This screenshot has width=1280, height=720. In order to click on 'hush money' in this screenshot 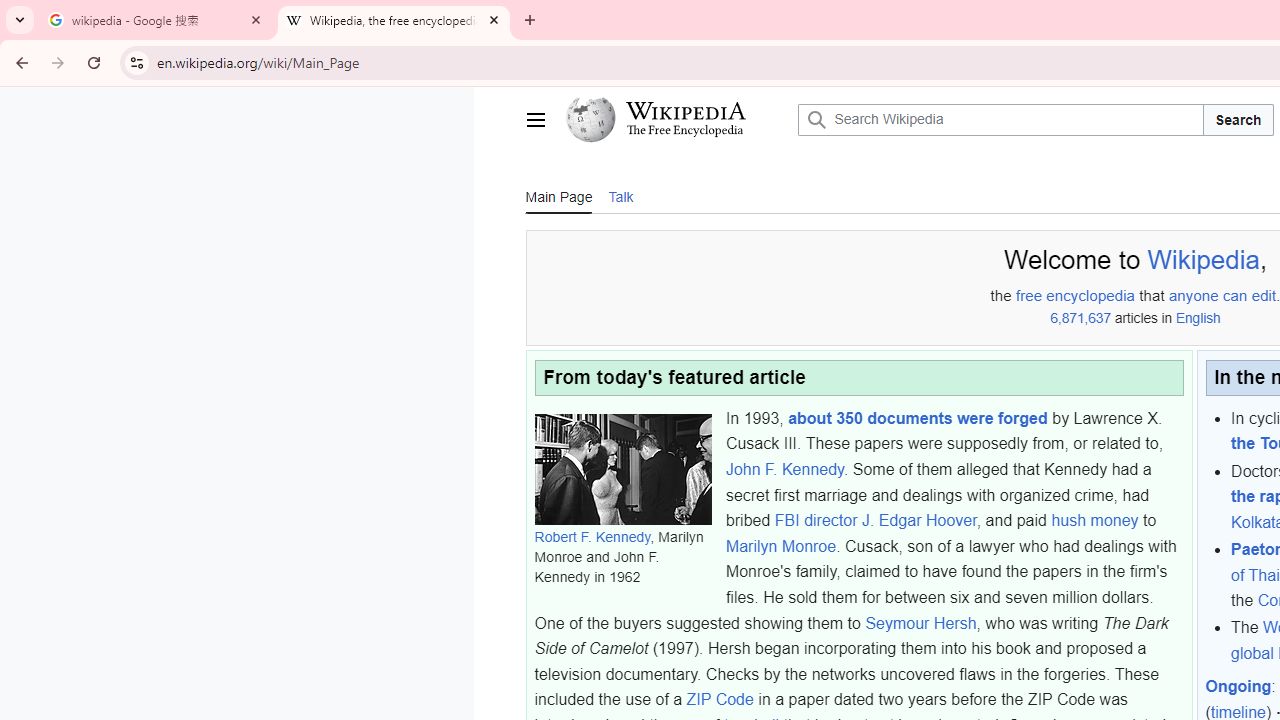, I will do `click(1094, 519)`.